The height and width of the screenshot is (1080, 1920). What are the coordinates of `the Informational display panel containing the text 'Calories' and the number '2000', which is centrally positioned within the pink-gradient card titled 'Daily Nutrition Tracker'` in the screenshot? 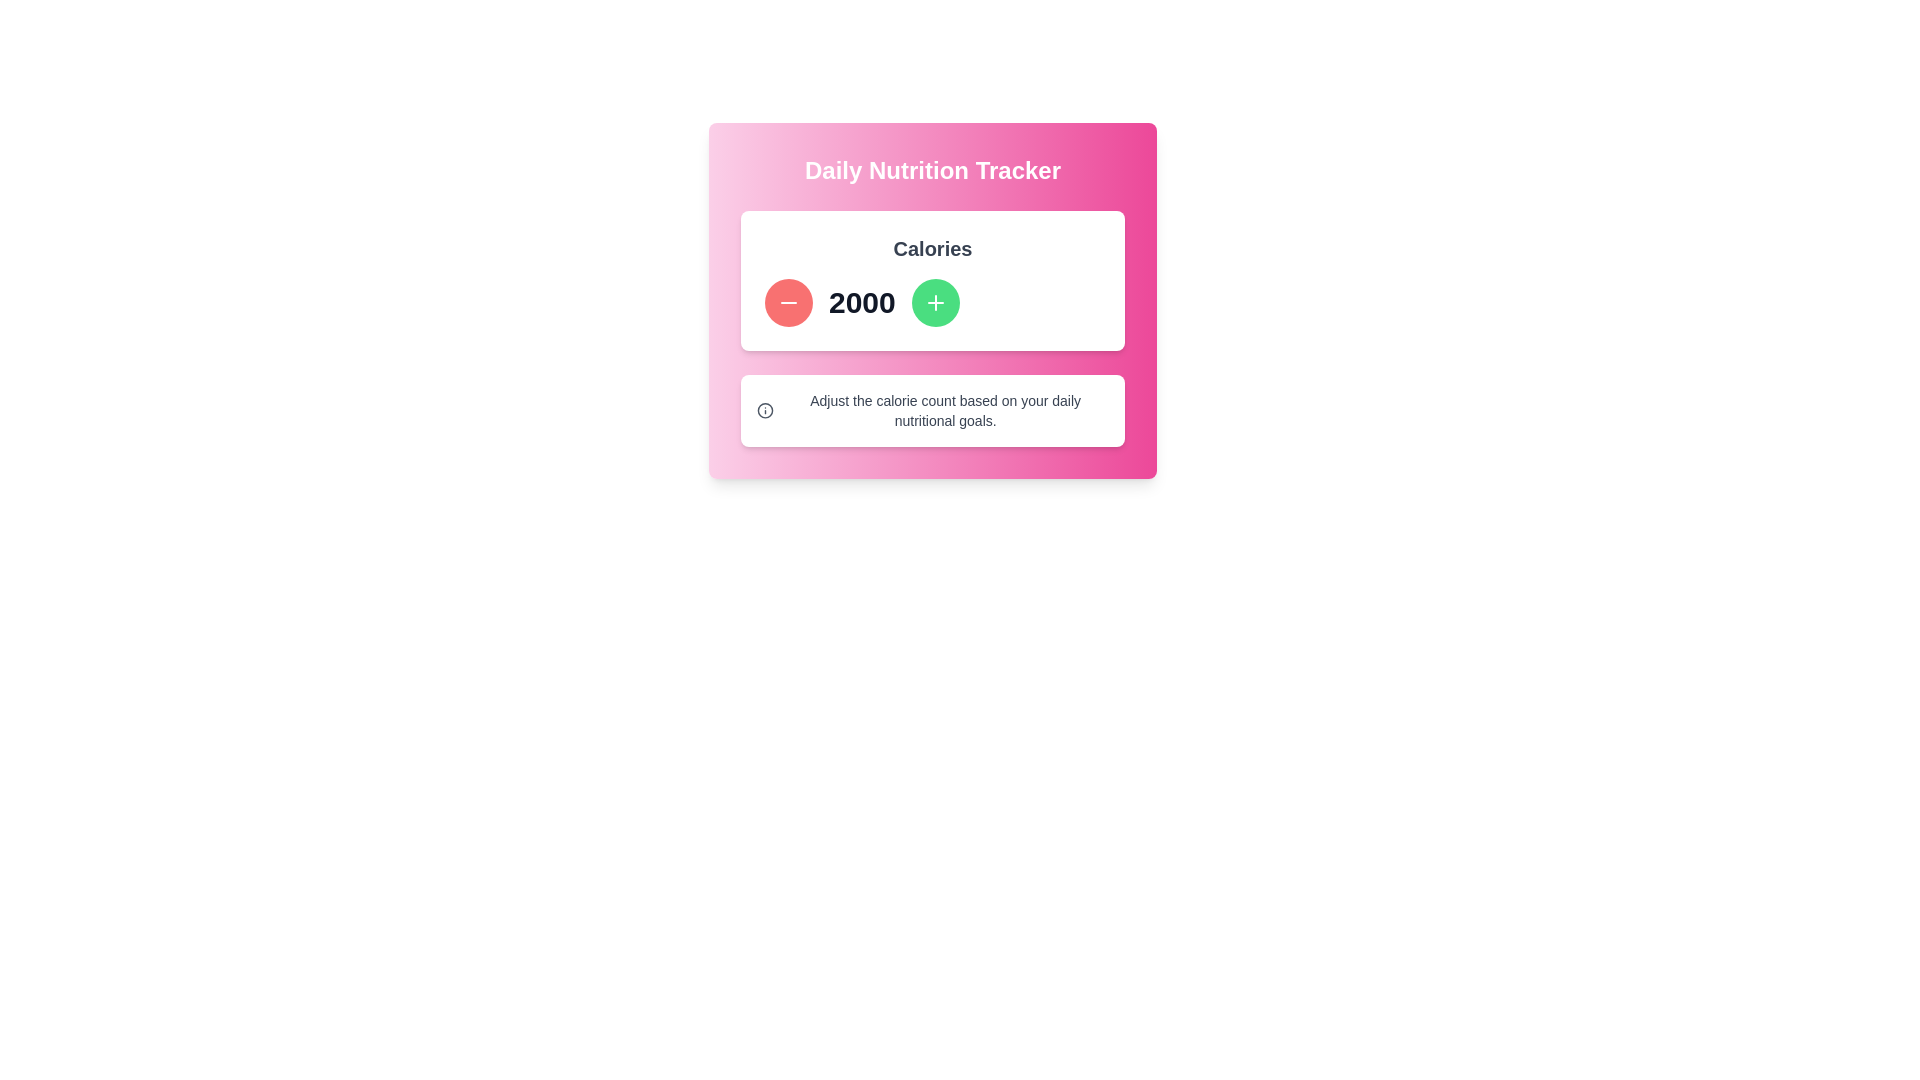 It's located at (931, 281).